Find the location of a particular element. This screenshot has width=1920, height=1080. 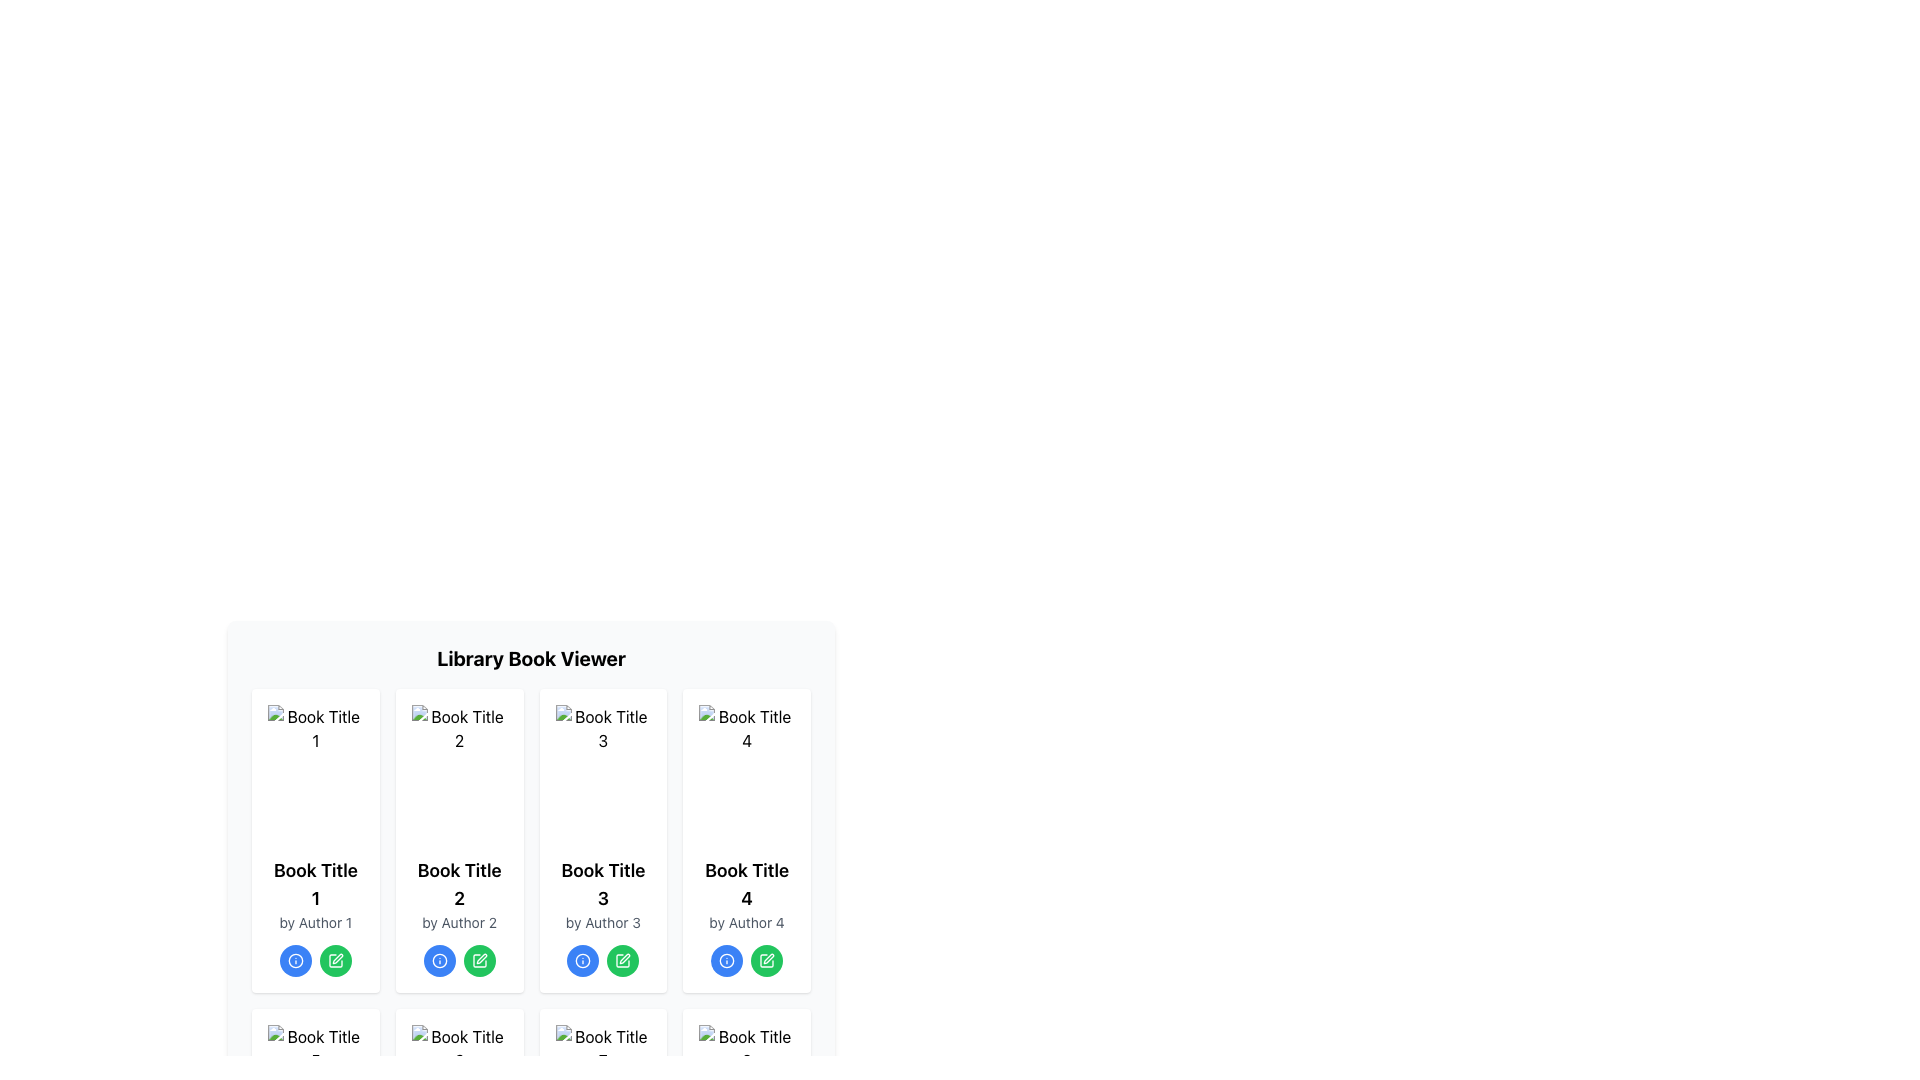

the circular green button with a pen icon associated with 'Book Title 2' is located at coordinates (478, 959).